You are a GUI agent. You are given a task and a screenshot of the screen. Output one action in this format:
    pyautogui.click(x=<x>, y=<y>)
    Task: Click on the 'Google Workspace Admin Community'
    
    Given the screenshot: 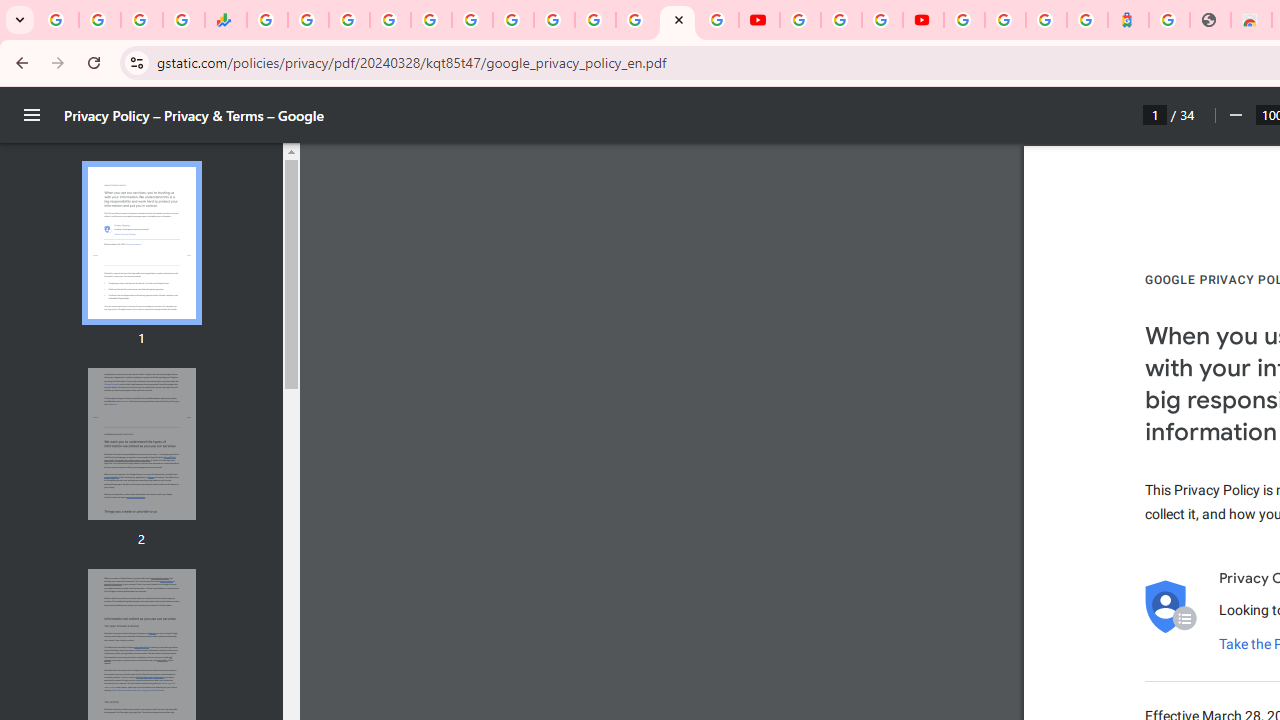 What is the action you would take?
    pyautogui.click(x=58, y=20)
    